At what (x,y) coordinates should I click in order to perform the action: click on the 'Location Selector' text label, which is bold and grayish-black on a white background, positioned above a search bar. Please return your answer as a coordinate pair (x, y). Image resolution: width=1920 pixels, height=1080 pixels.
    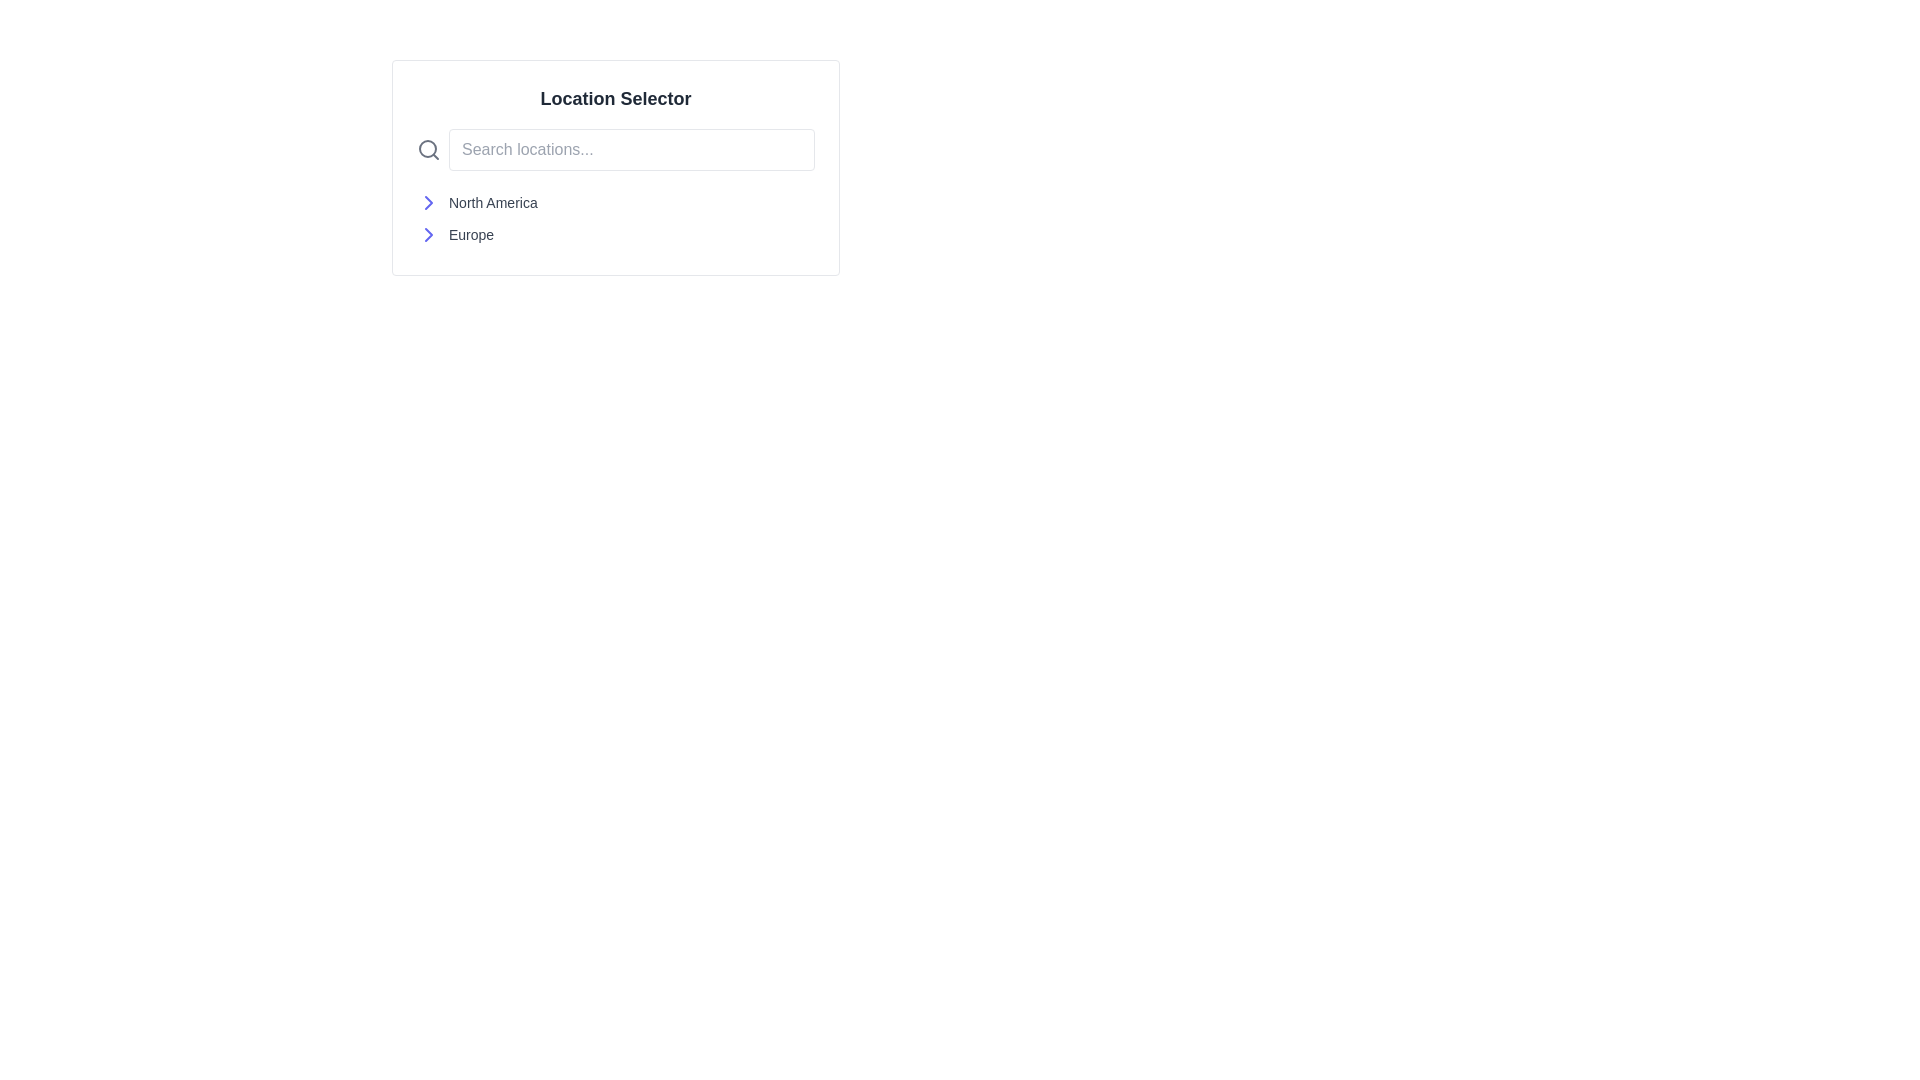
    Looking at the image, I should click on (614, 99).